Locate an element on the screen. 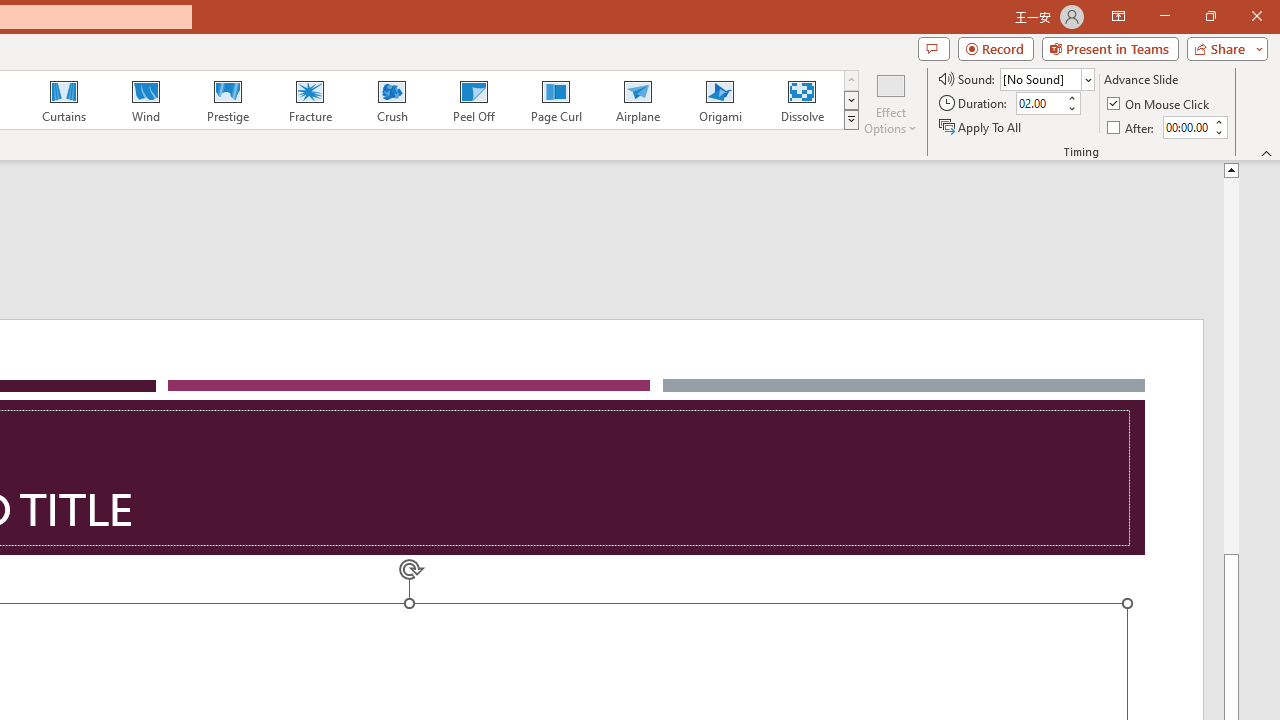  'Transition Effects' is located at coordinates (851, 120).